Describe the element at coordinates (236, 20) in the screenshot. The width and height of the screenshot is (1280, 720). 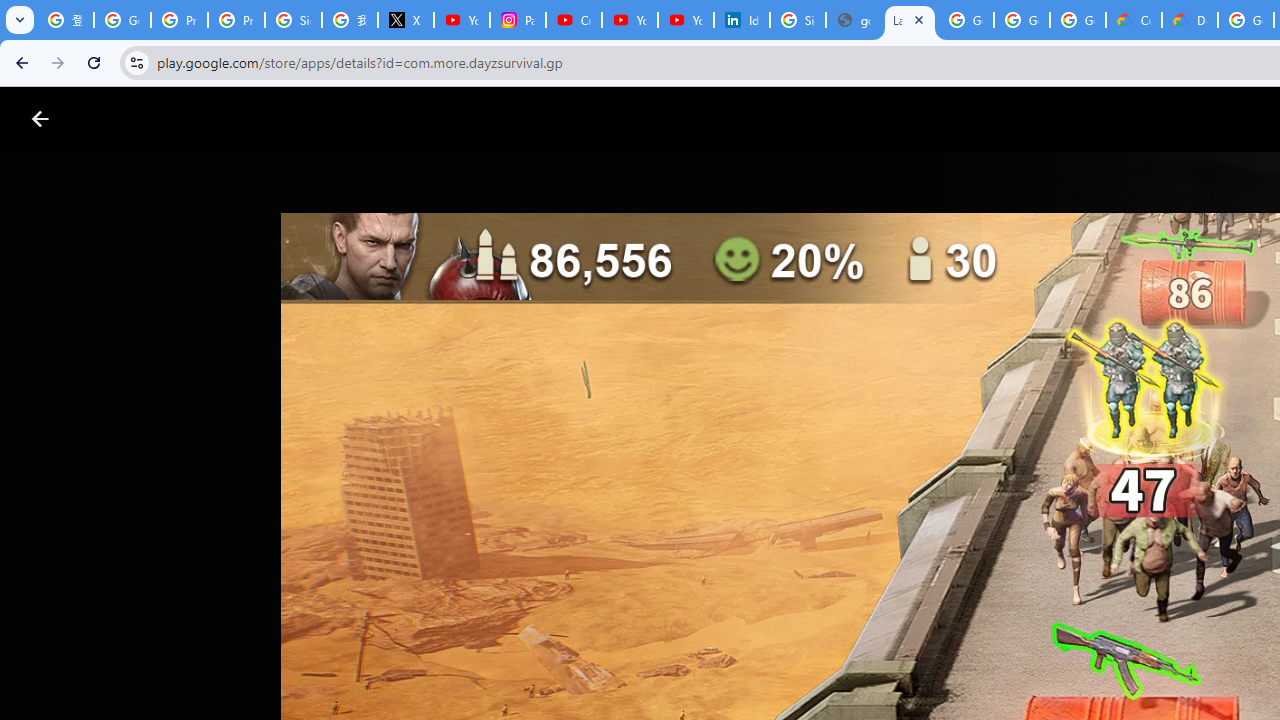
I see `'Privacy Help Center - Policies Help'` at that location.